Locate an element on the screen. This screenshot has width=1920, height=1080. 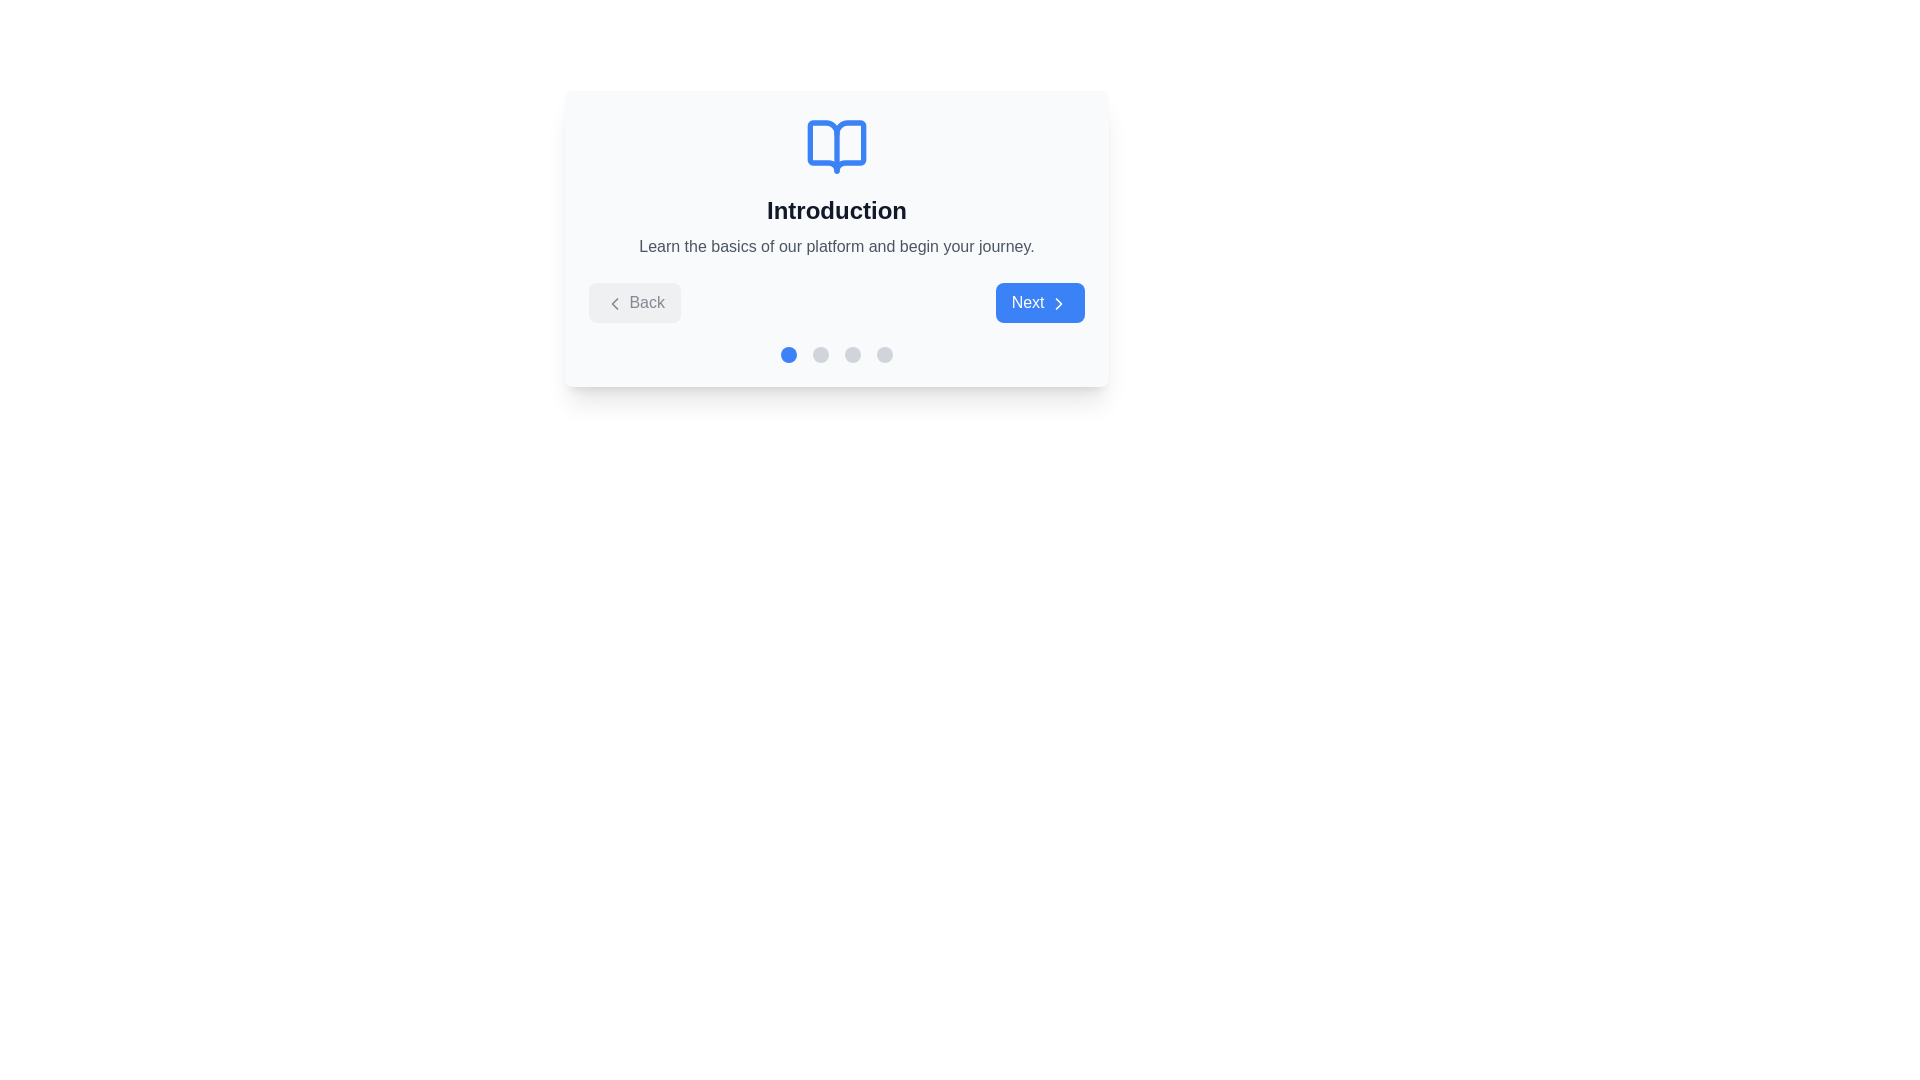
the fourth circular progress indicator with a gray fill, located at the bottom of the card component is located at coordinates (883, 353).